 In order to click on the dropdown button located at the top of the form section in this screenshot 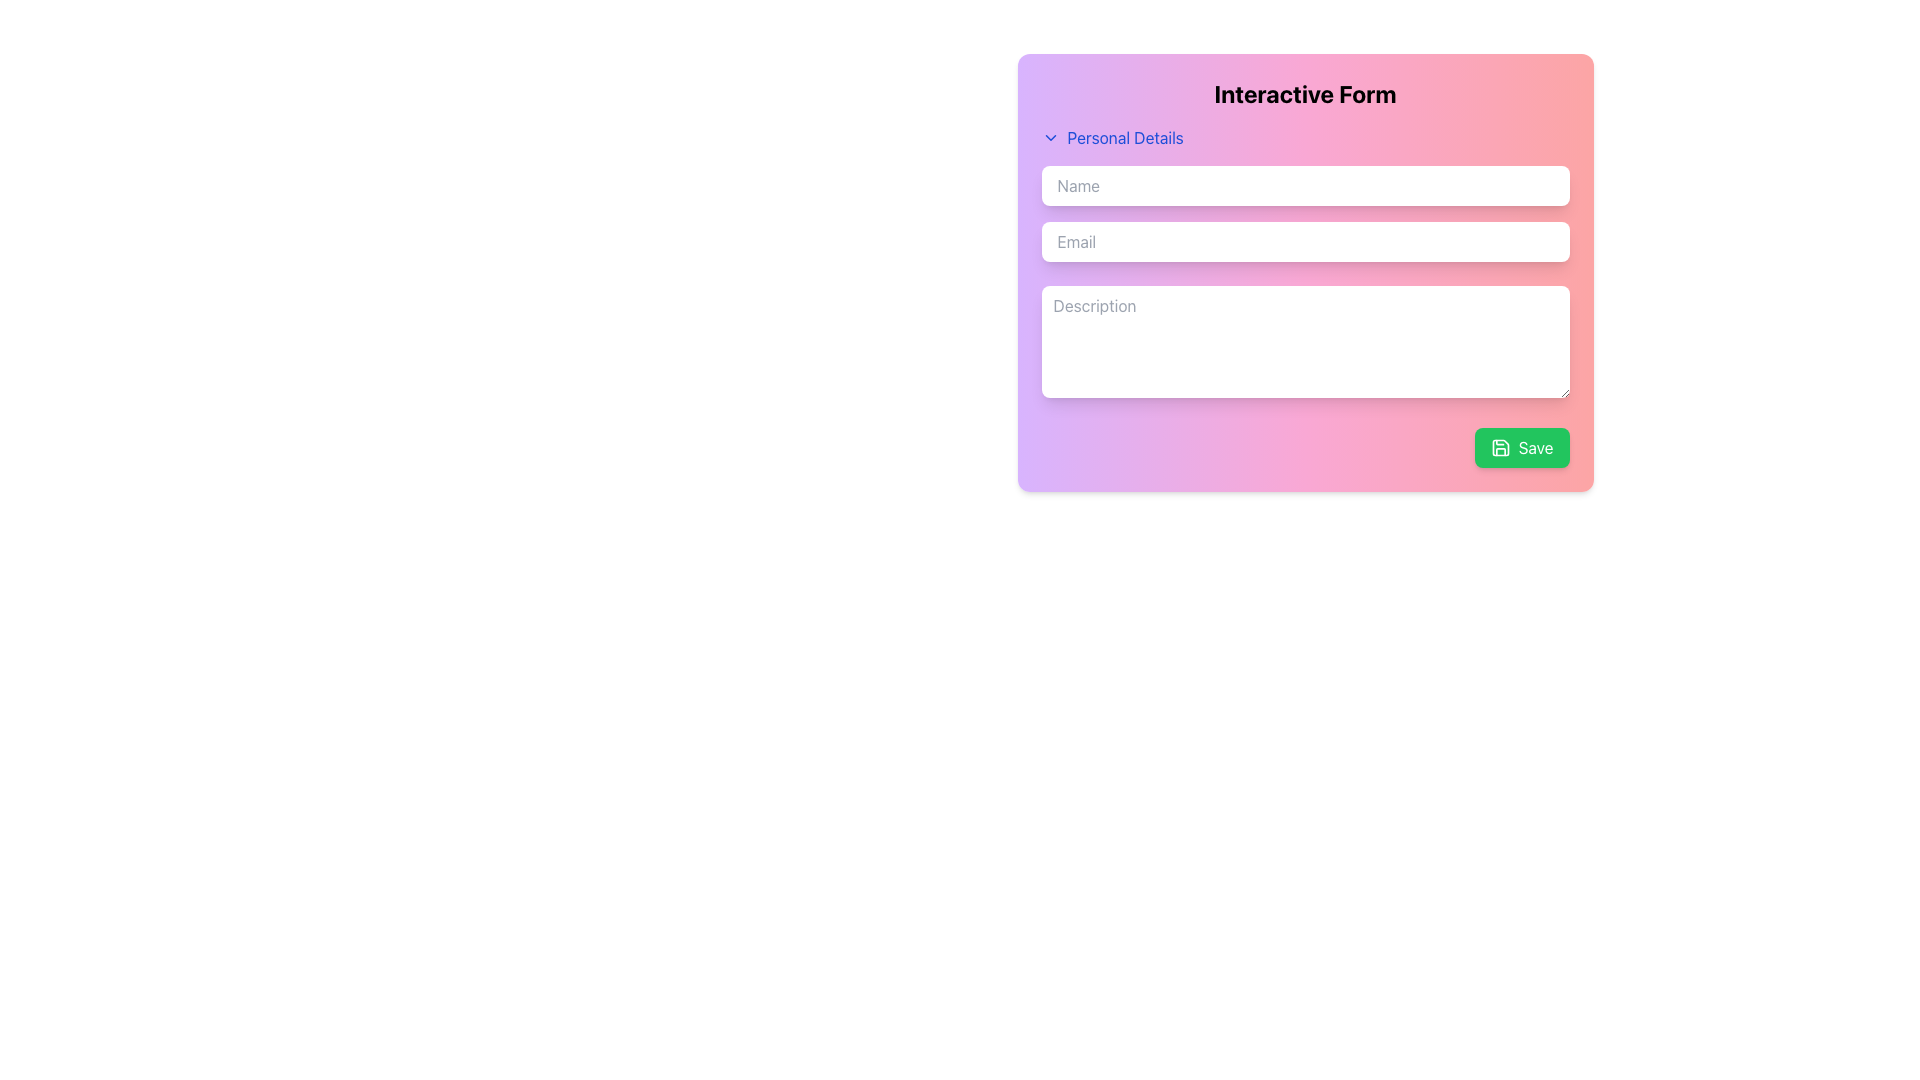, I will do `click(1111, 137)`.